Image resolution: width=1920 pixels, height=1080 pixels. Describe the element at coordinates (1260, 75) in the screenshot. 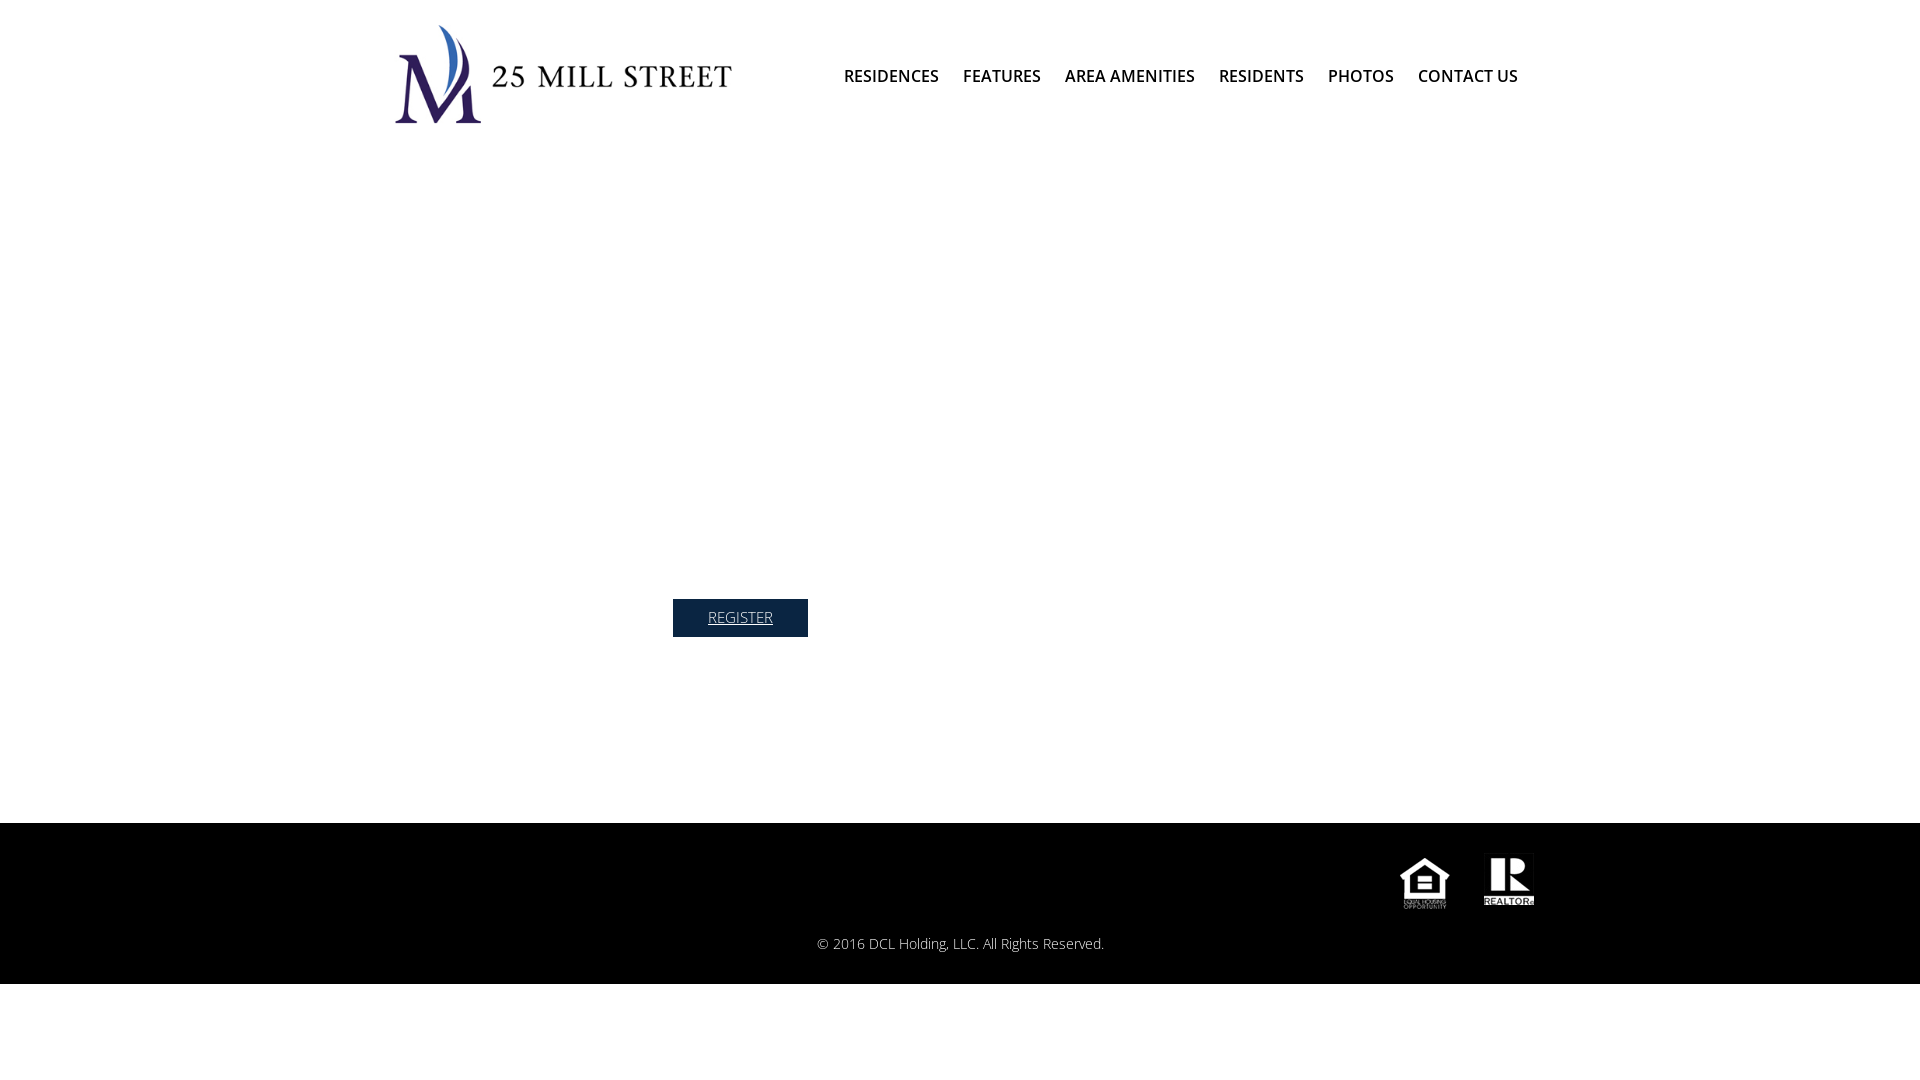

I see `'RESIDENTS'` at that location.